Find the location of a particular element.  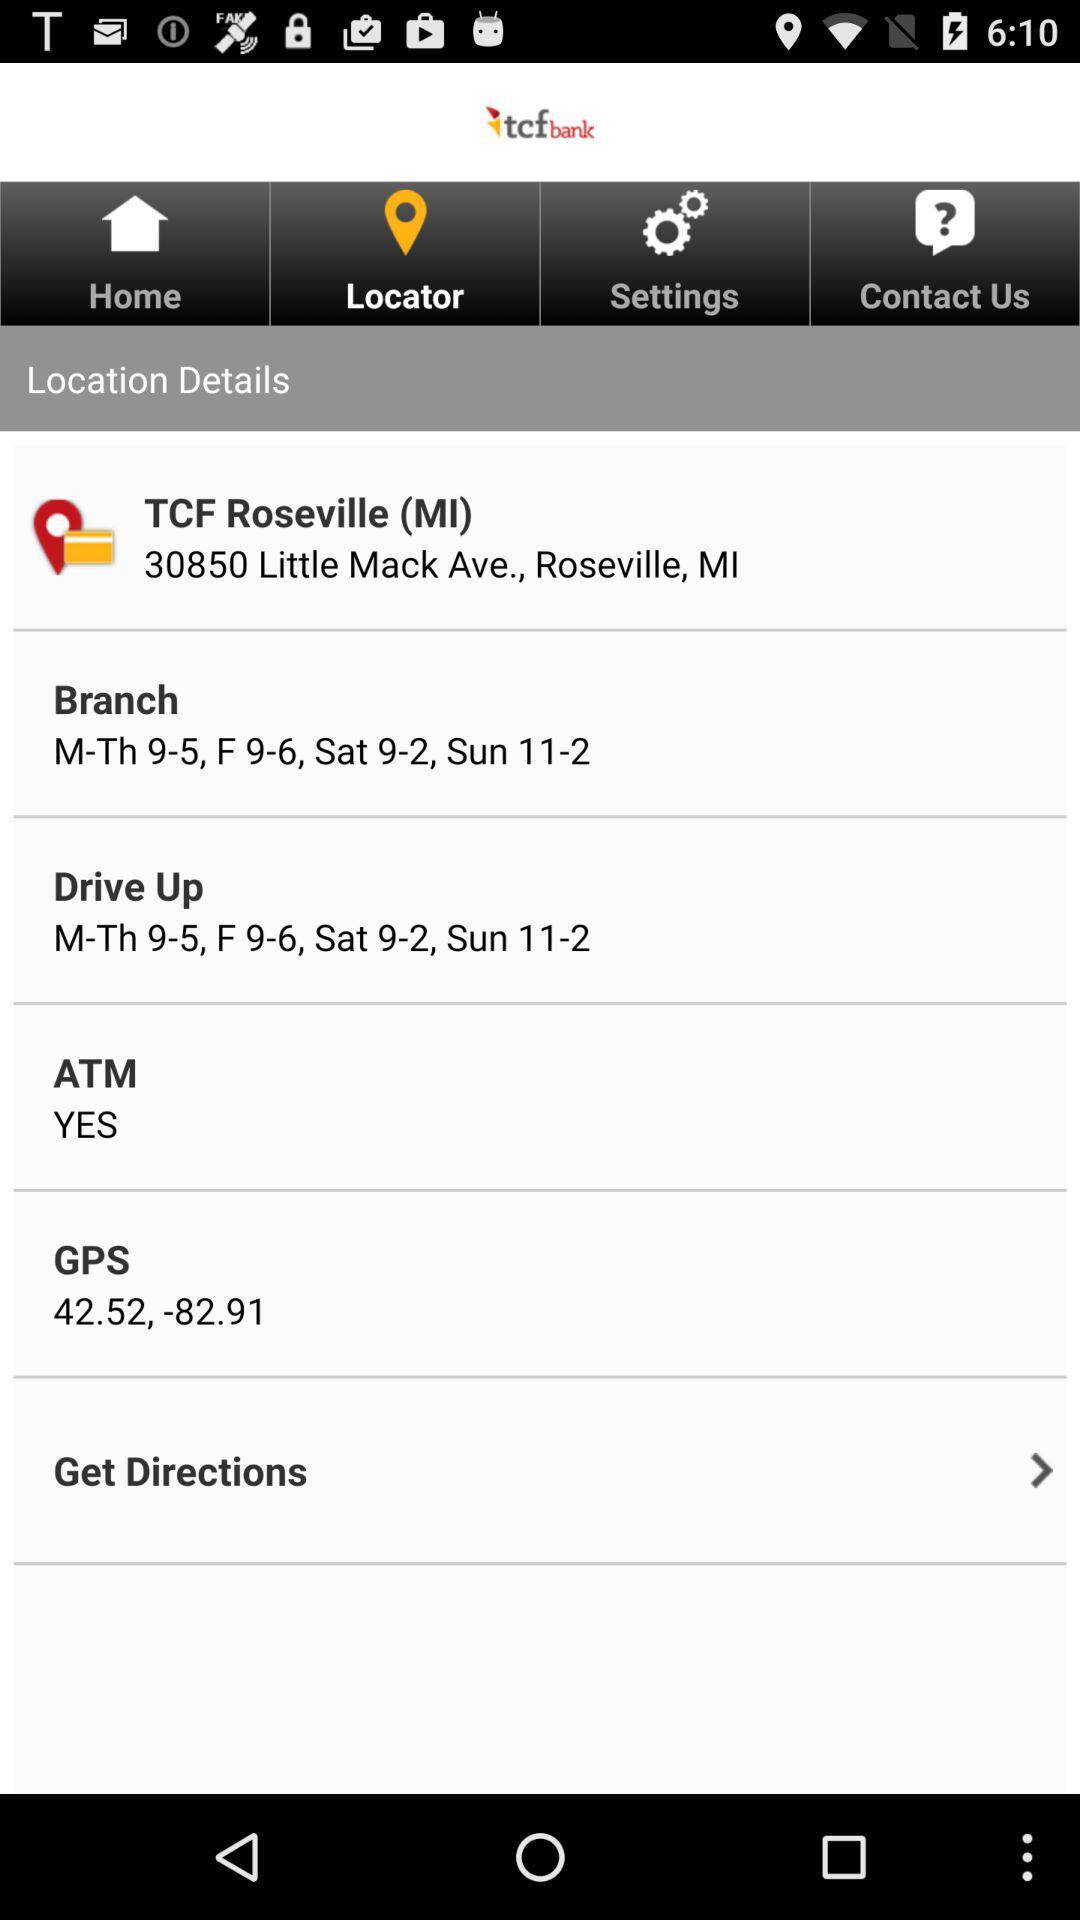

the item below m th 9 icon is located at coordinates (128, 884).